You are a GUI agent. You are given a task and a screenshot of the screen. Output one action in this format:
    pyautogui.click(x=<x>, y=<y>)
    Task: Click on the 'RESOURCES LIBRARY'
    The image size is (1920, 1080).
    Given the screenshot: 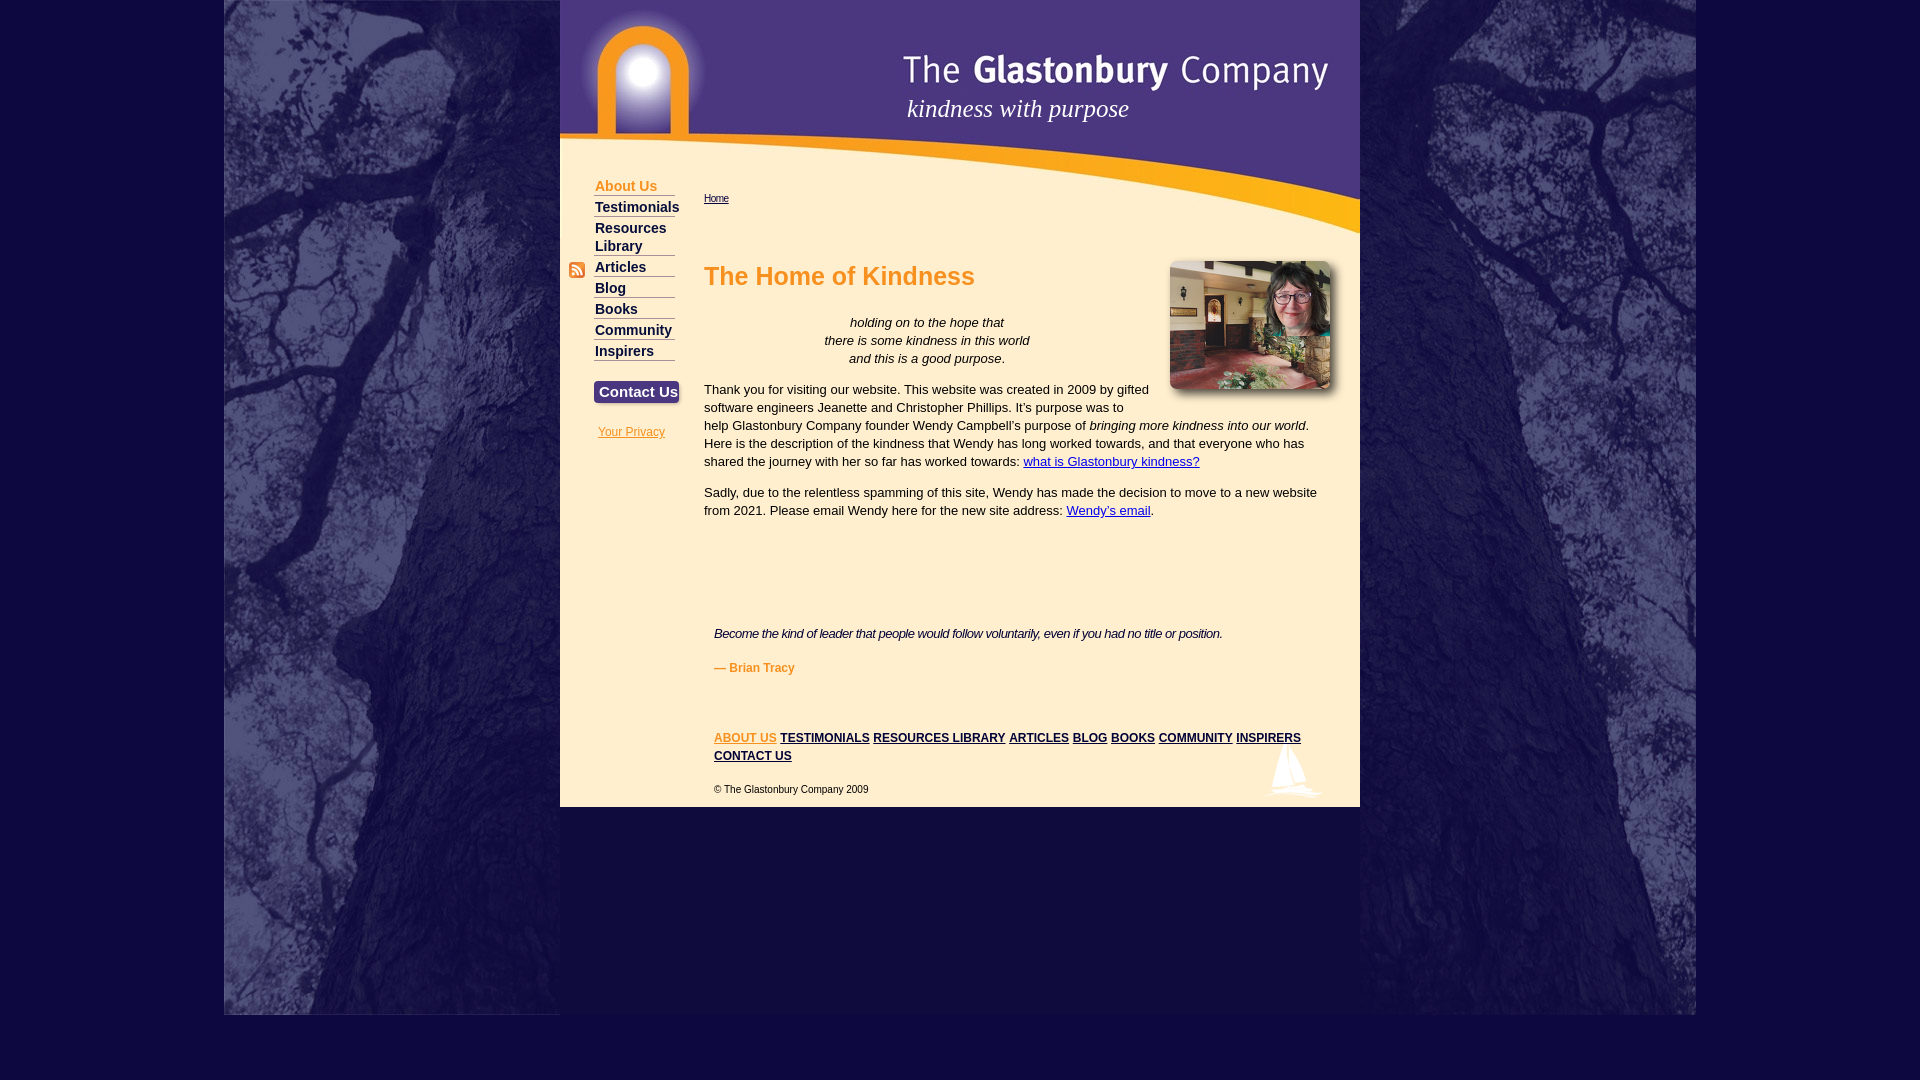 What is the action you would take?
    pyautogui.click(x=938, y=737)
    